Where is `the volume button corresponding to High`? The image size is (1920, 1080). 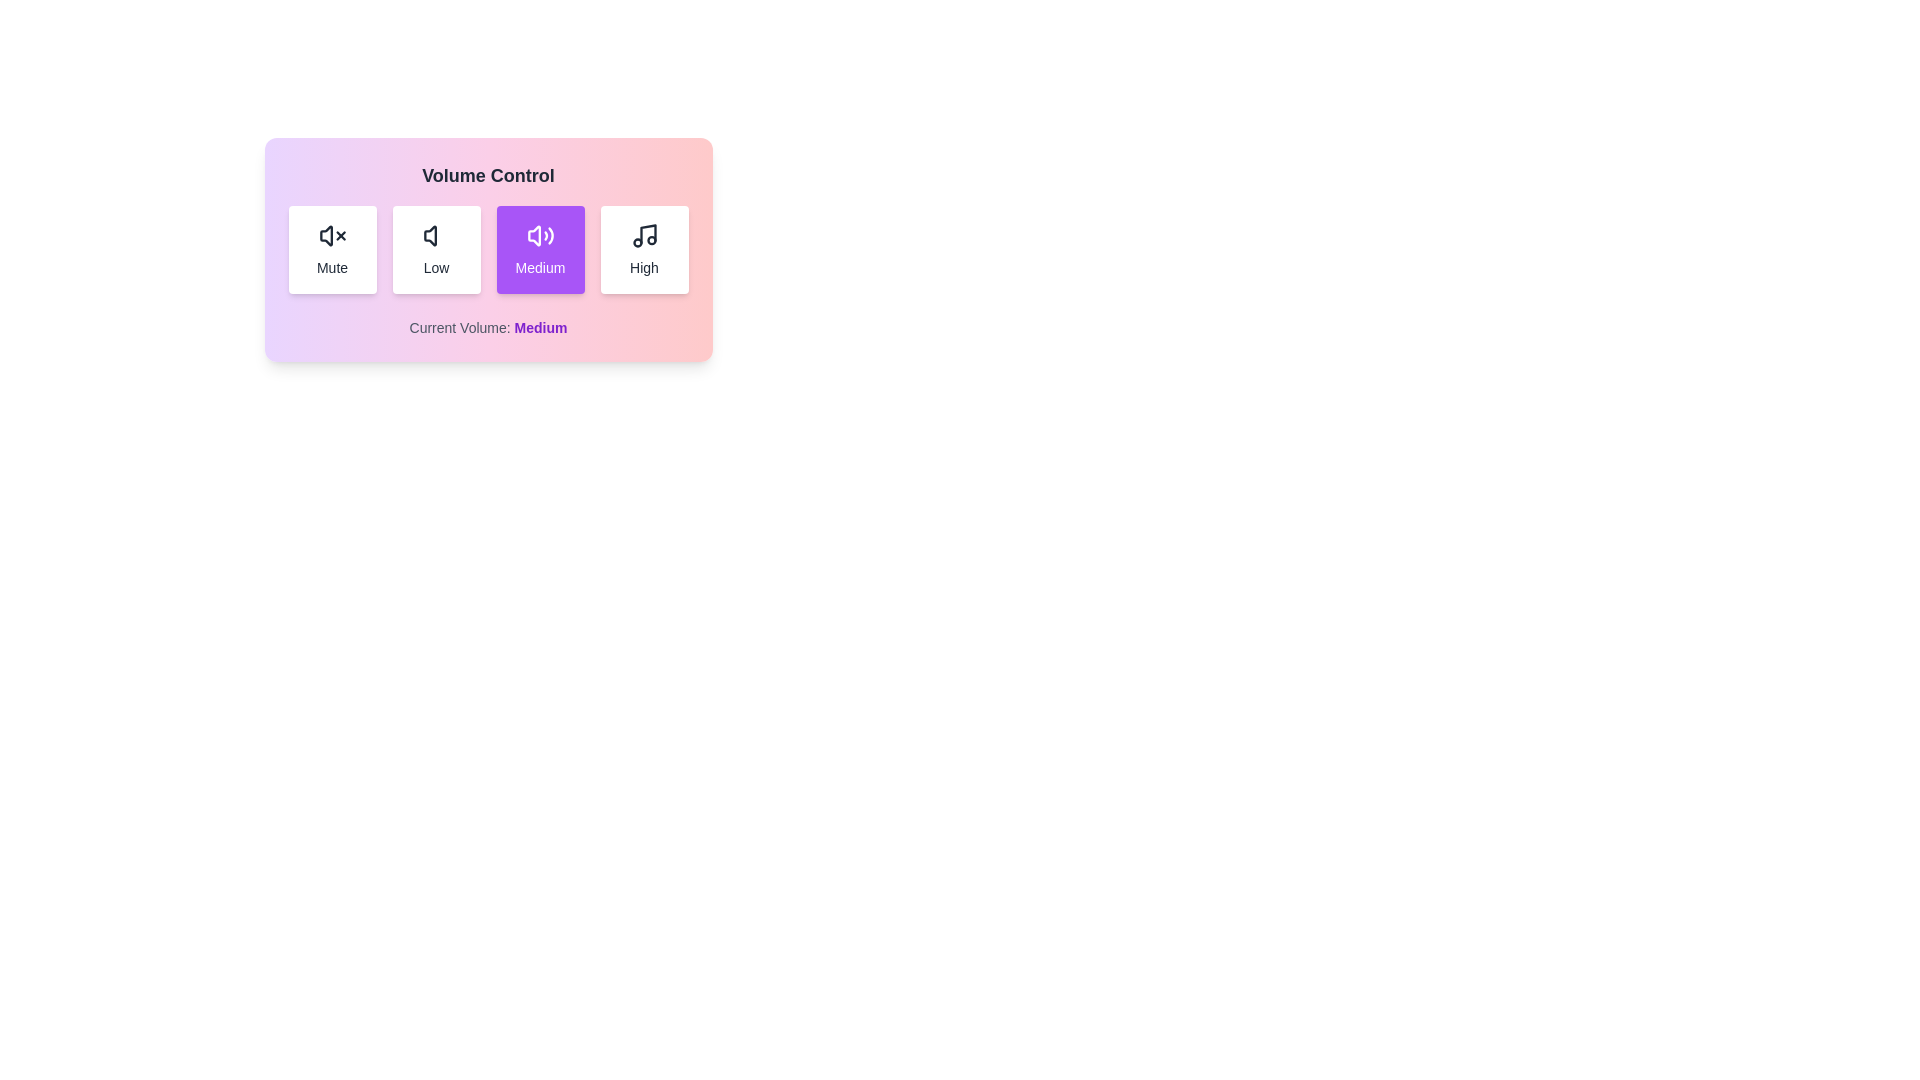 the volume button corresponding to High is located at coordinates (644, 249).